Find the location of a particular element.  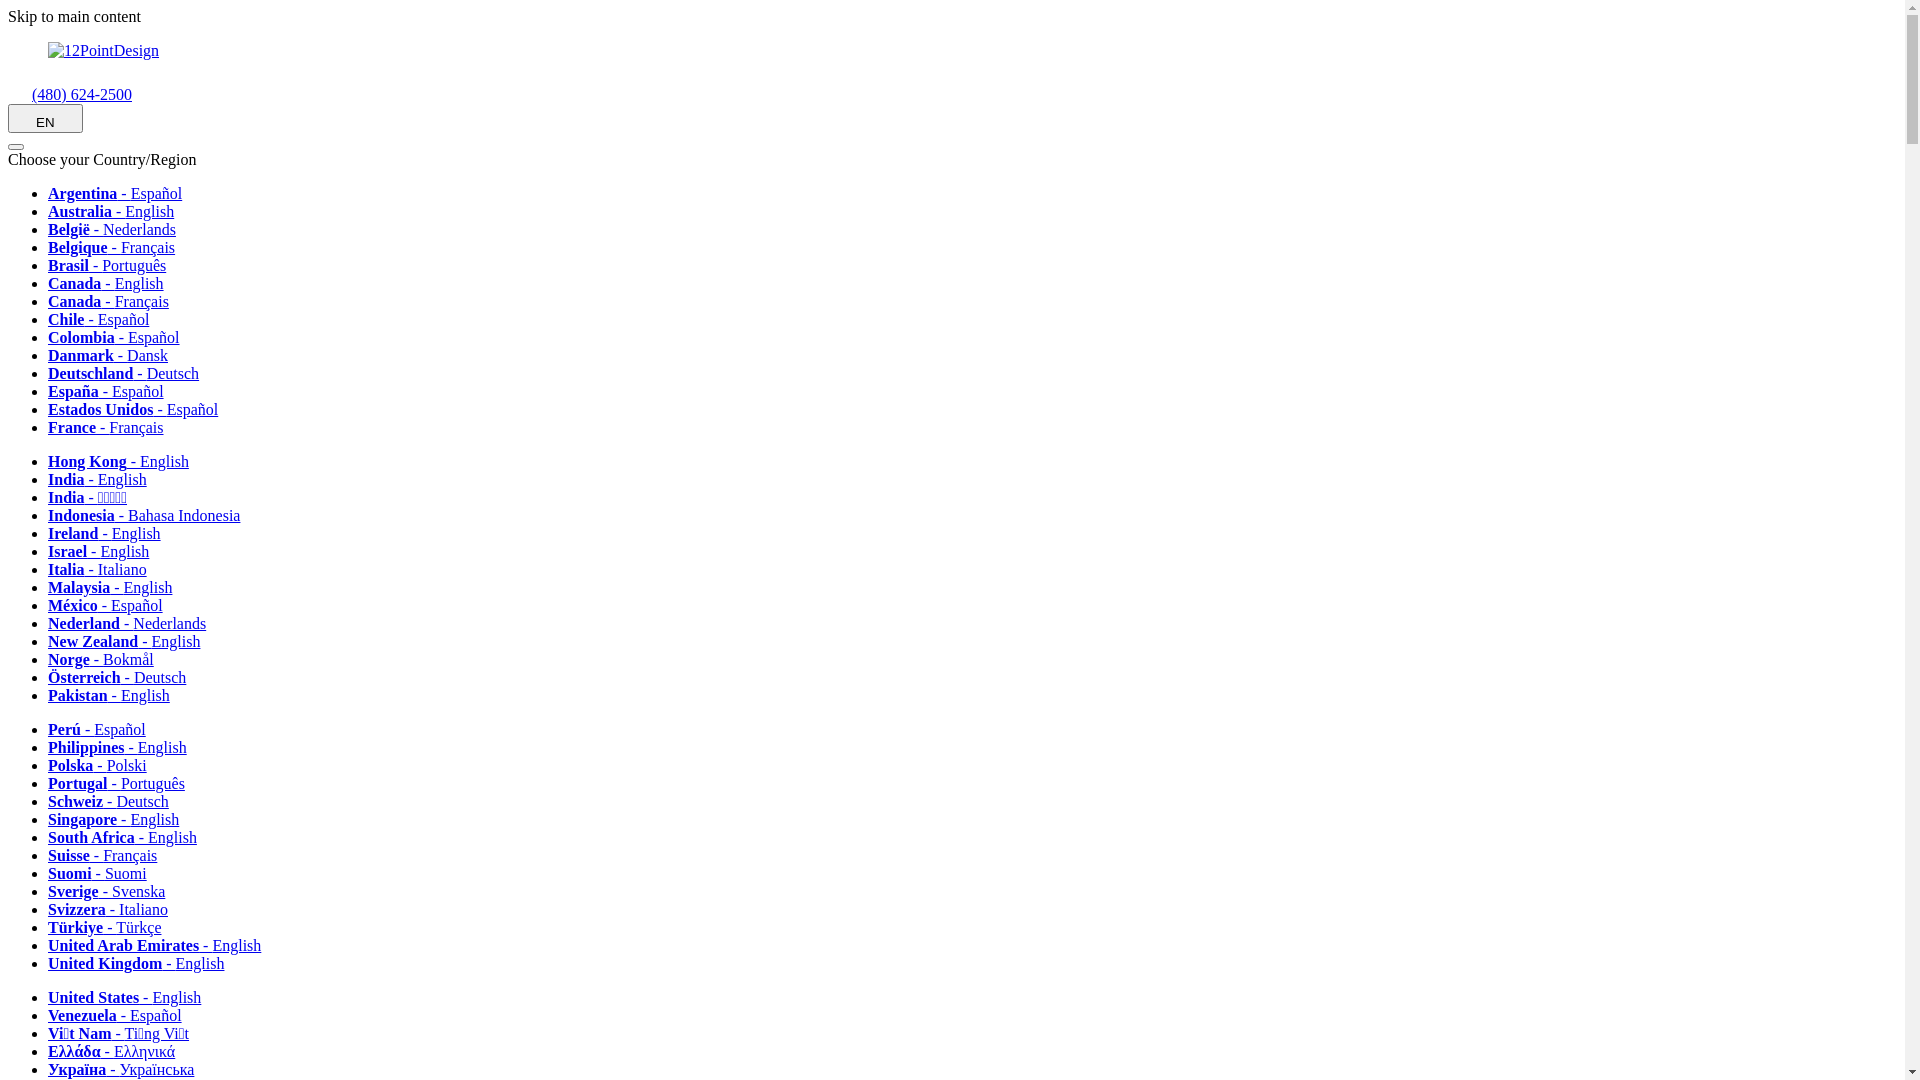

'Svizzera - Italiano' is located at coordinates (114, 909).